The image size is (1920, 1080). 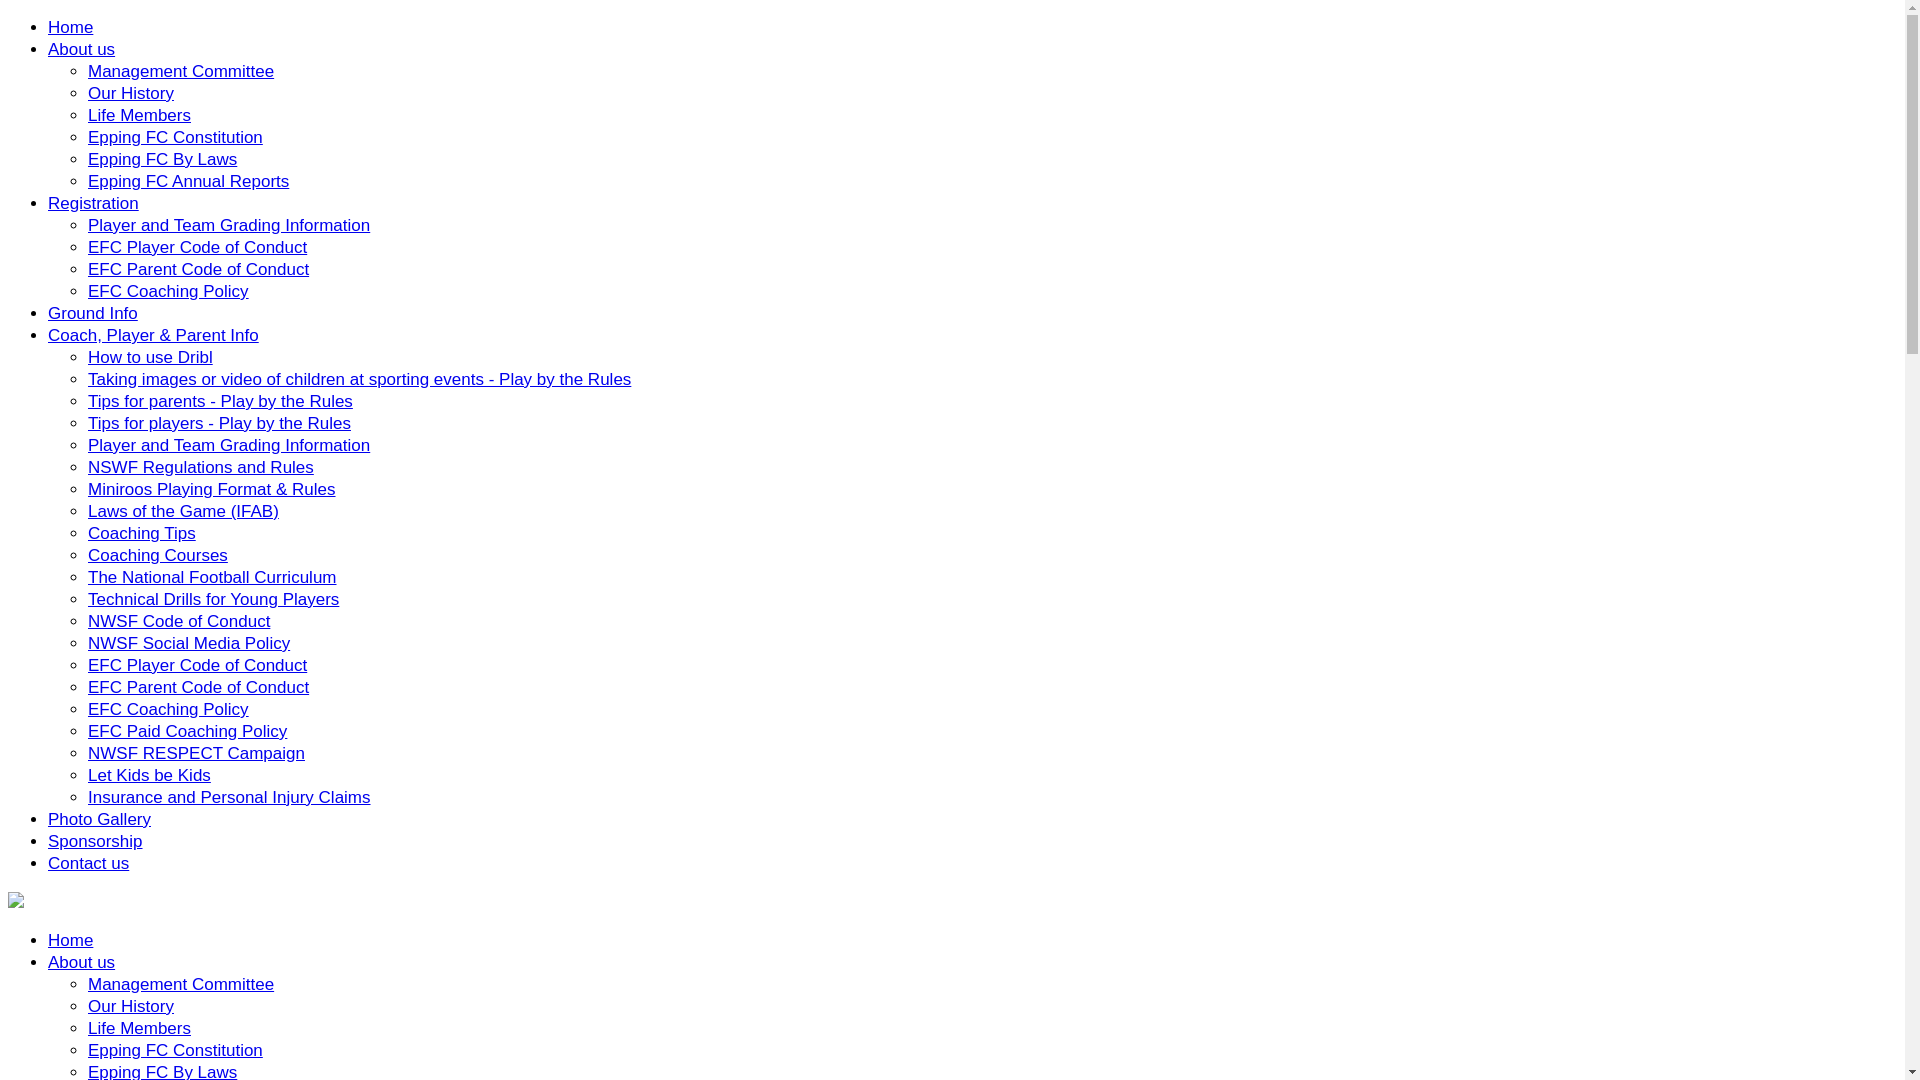 What do you see at coordinates (229, 796) in the screenshot?
I see `'Insurance and Personal Injury Claims'` at bounding box center [229, 796].